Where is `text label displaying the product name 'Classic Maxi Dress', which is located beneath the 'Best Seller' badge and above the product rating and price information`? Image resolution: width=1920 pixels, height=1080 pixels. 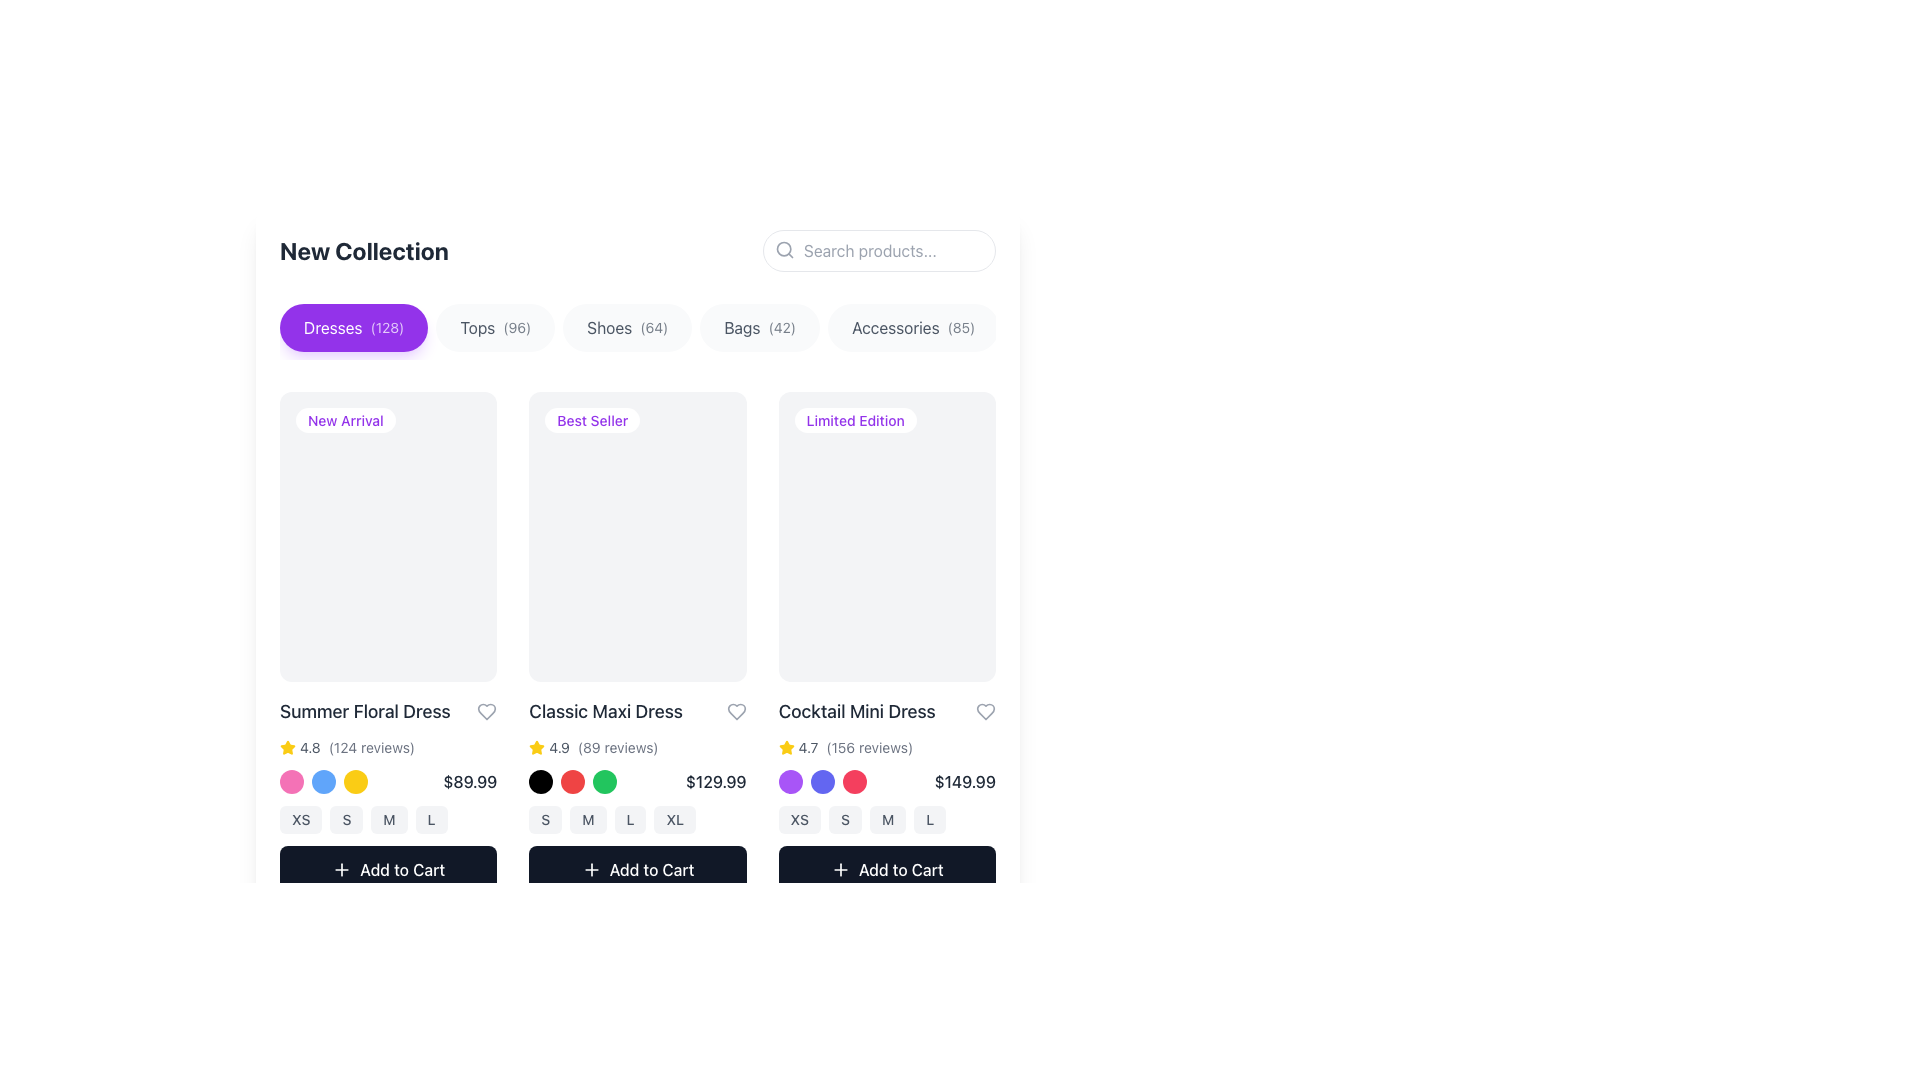 text label displaying the product name 'Classic Maxi Dress', which is located beneath the 'Best Seller' badge and above the product rating and price information is located at coordinates (605, 710).